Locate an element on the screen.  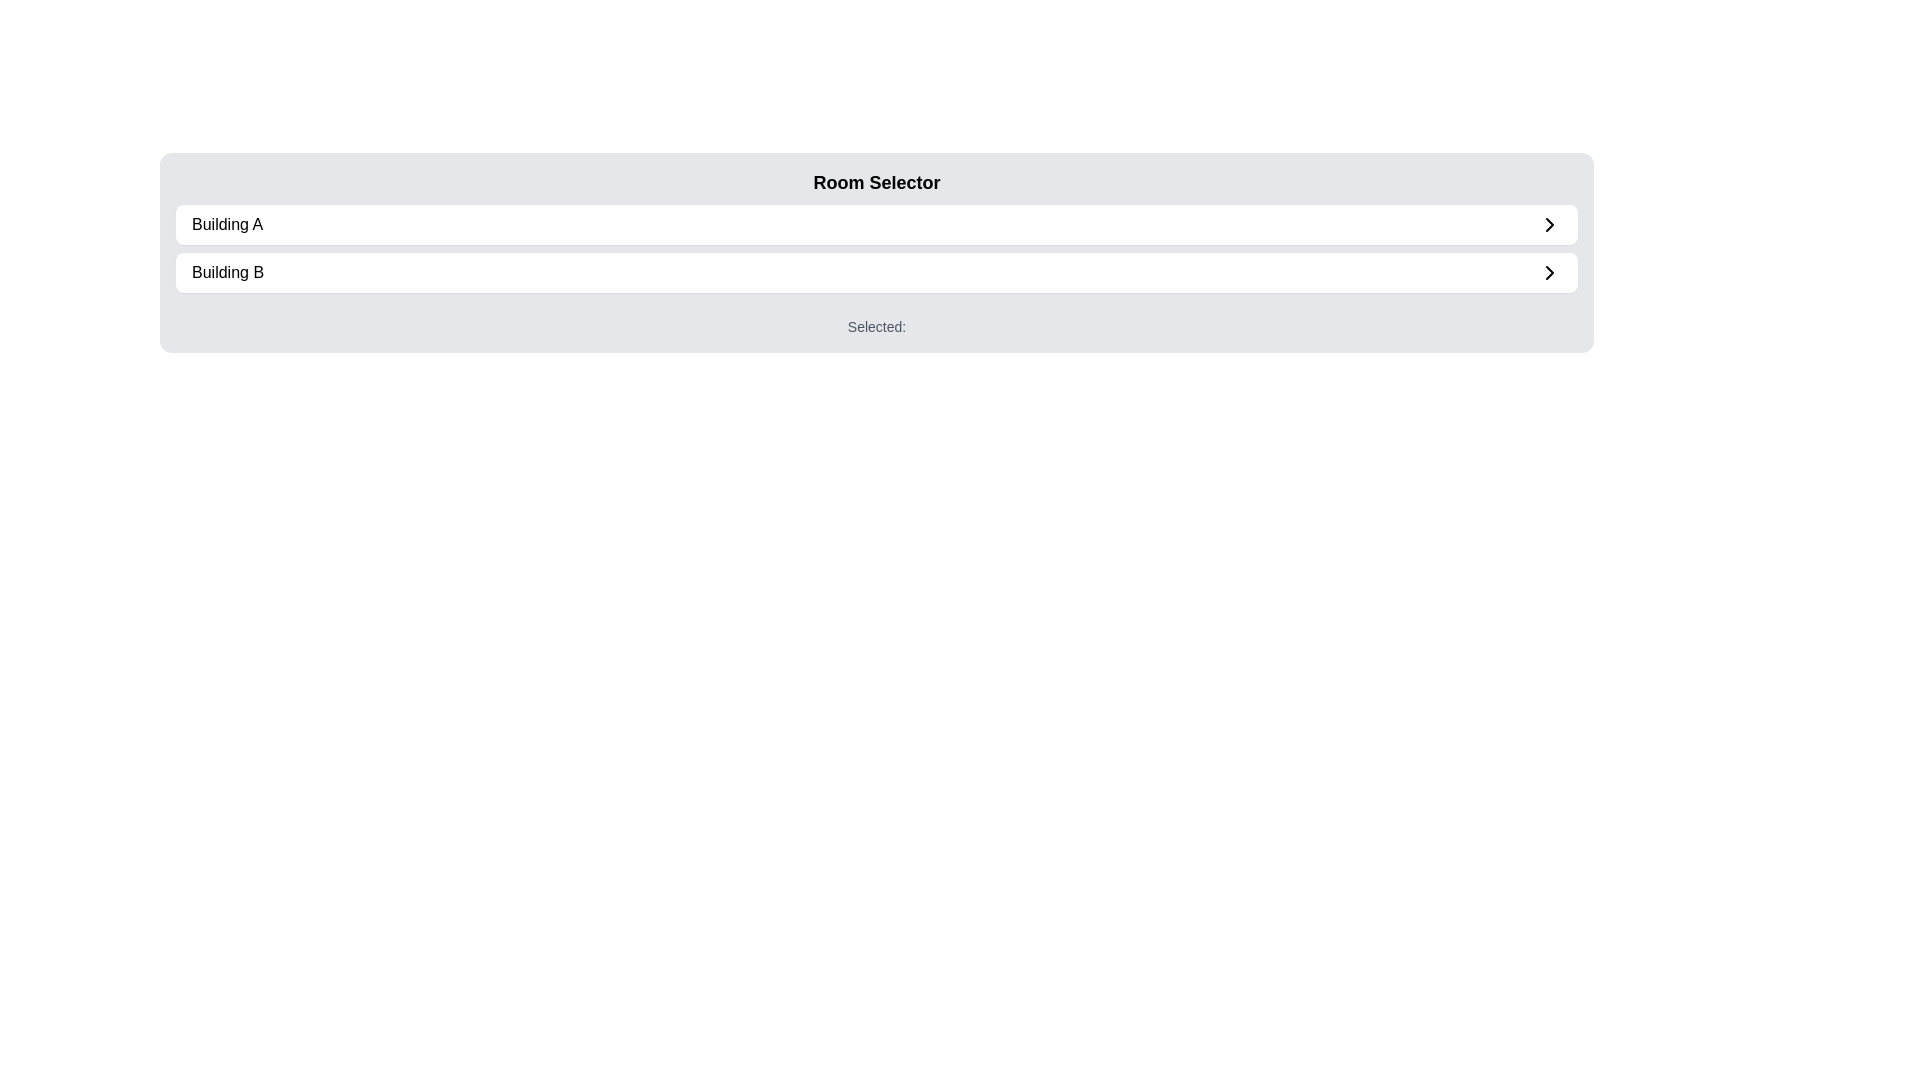
the selectable button for 'Building B', which is the second item in a vertical list of options is located at coordinates (883, 273).